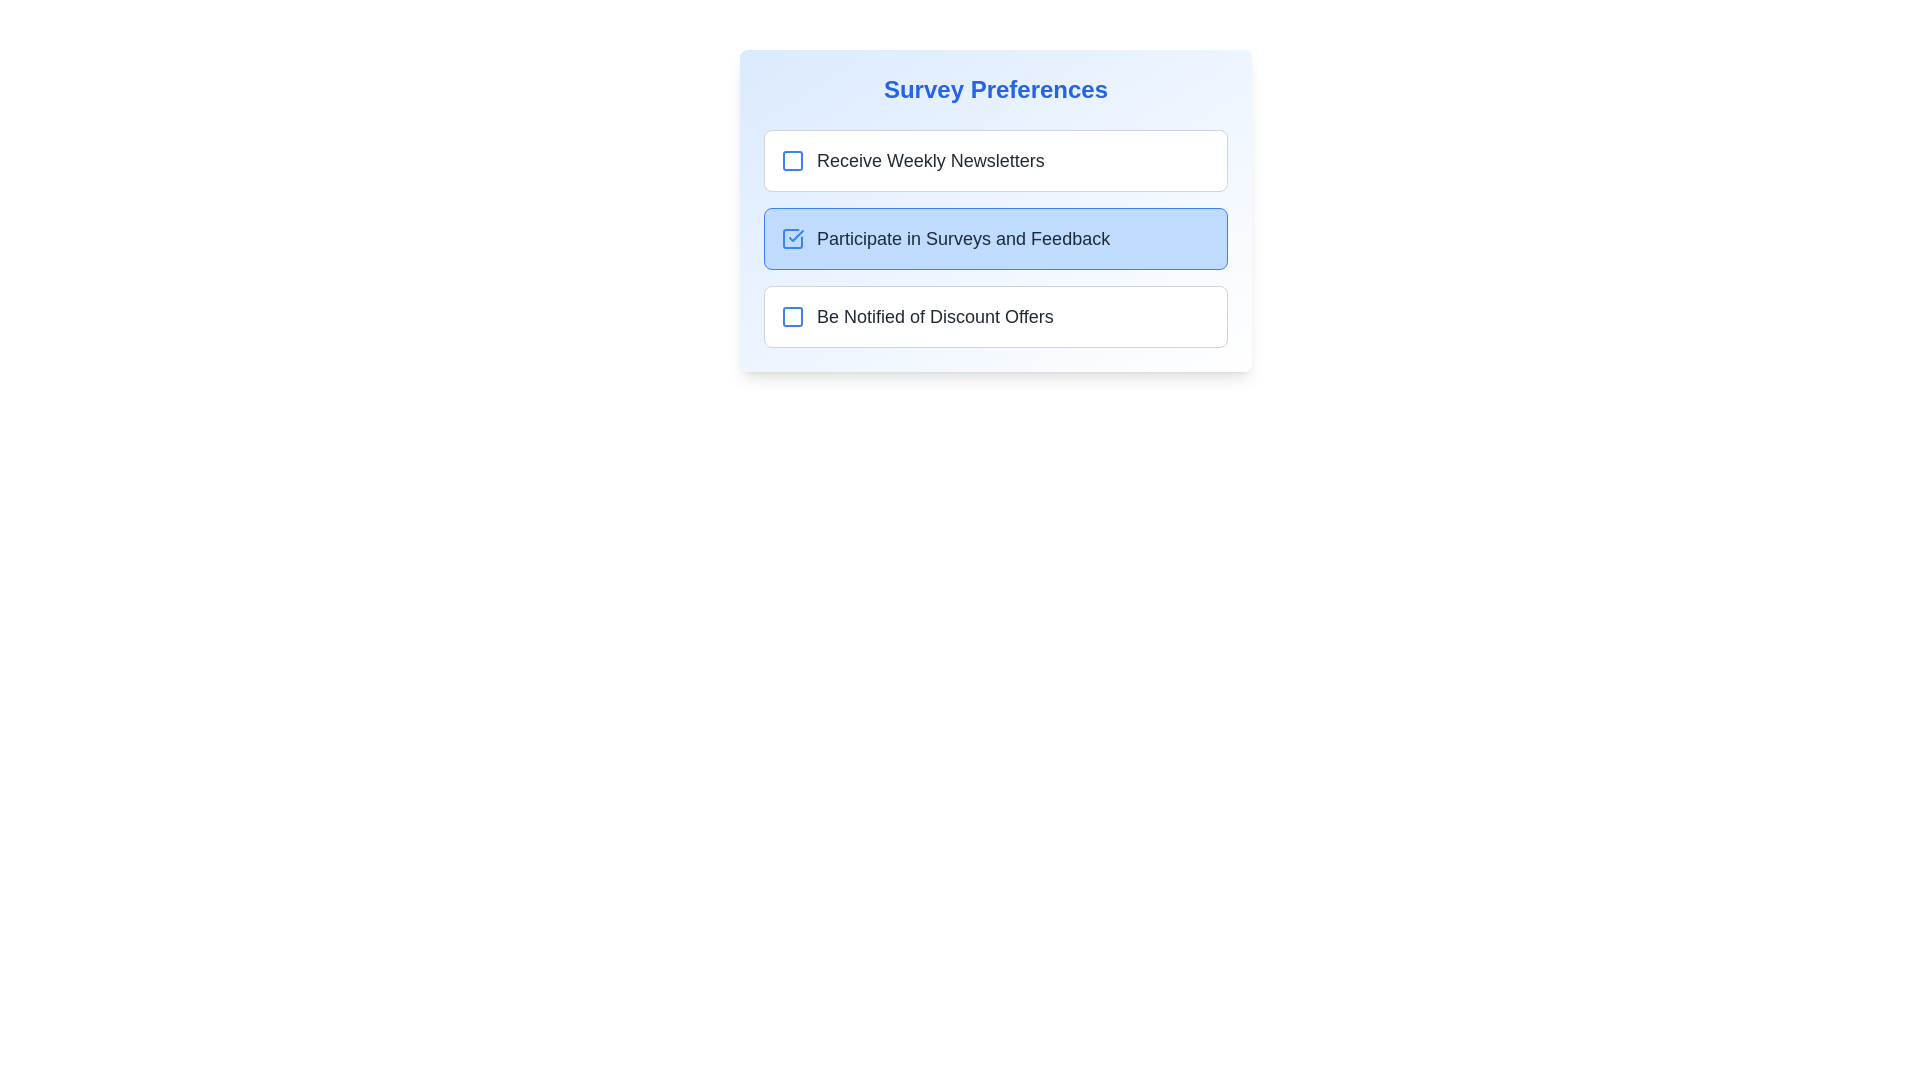  I want to click on the descriptive Text Label for the weekly newsletters option located at the top of the 'Survey Preferences' section, which summarizes the purpose of the related checkbox, so click(911, 160).